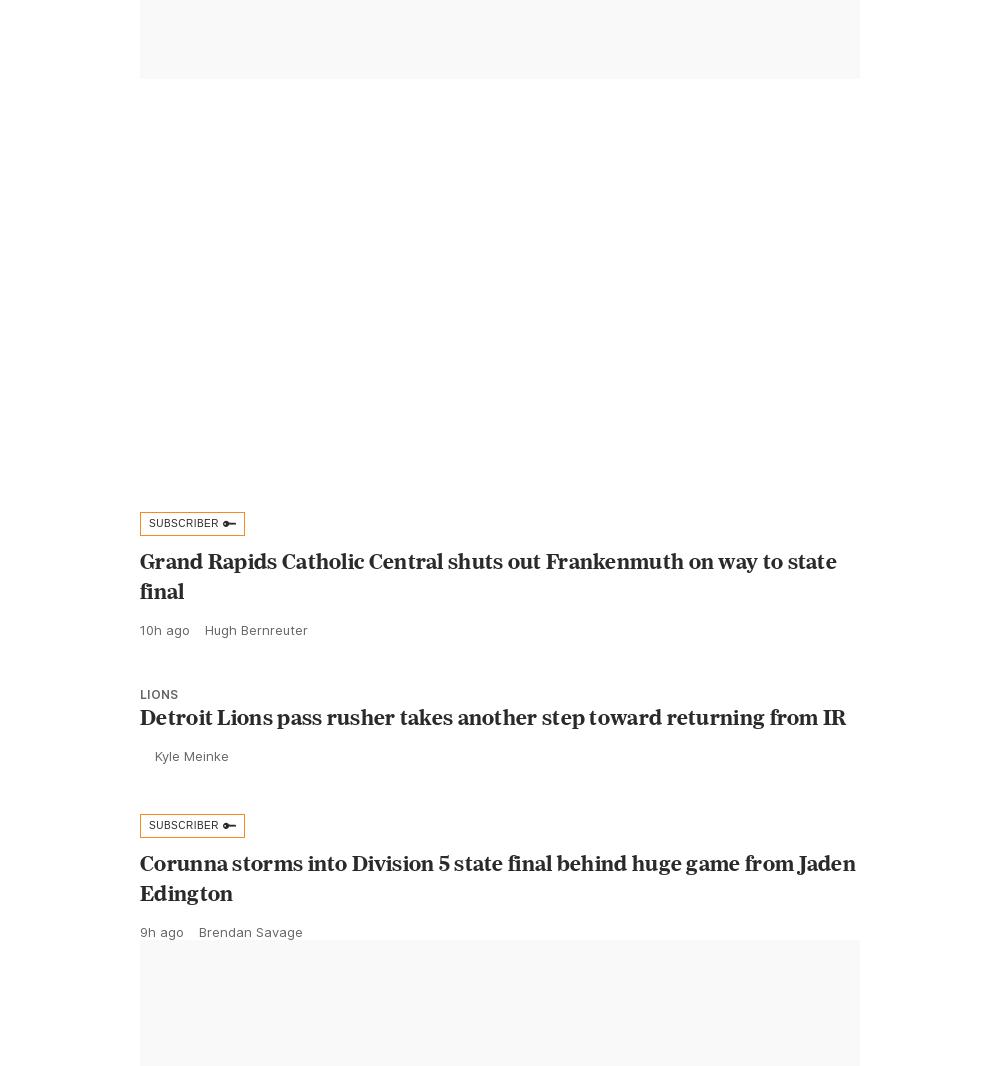 This screenshot has width=1000, height=1066. What do you see at coordinates (497, 921) in the screenshot?
I see `'Corunna storms into Division 5 state final behind huge game from Jaden Edington'` at bounding box center [497, 921].